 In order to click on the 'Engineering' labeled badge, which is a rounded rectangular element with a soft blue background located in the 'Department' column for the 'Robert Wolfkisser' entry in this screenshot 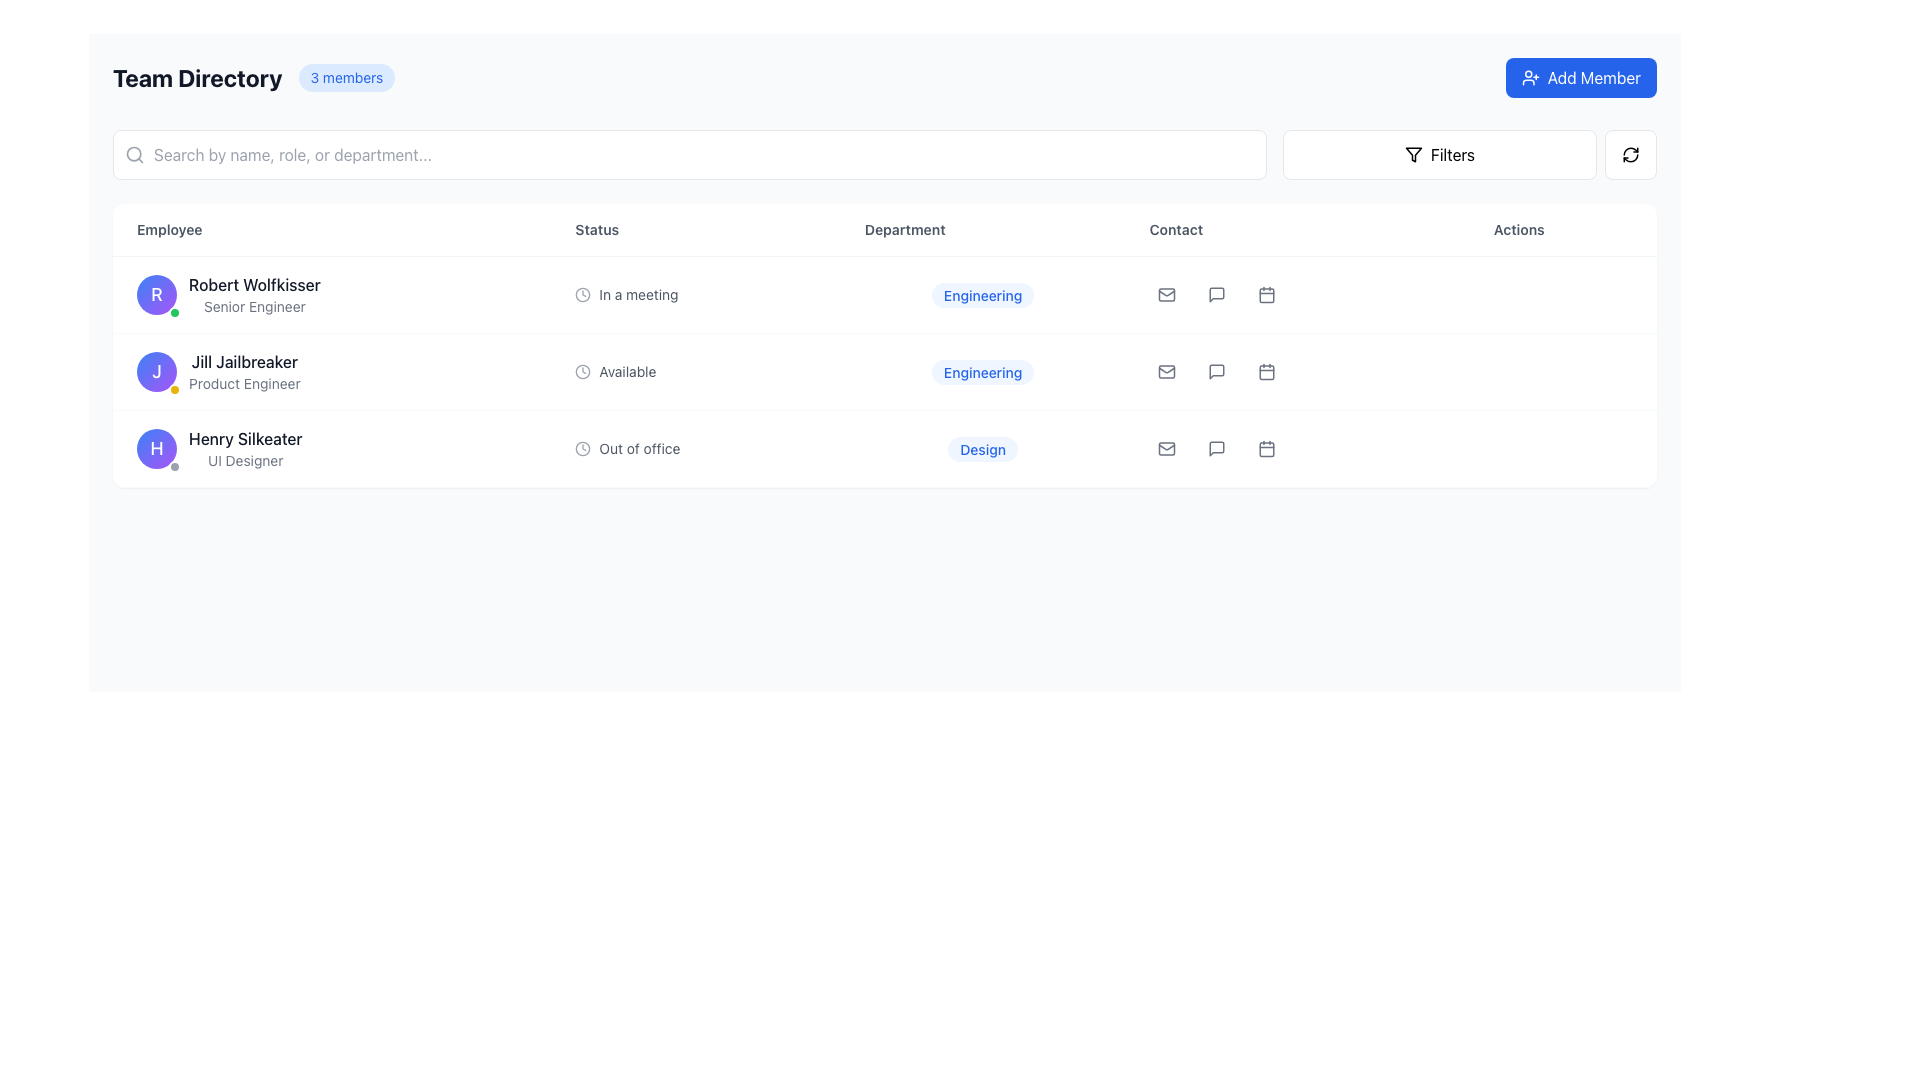, I will do `click(983, 295)`.